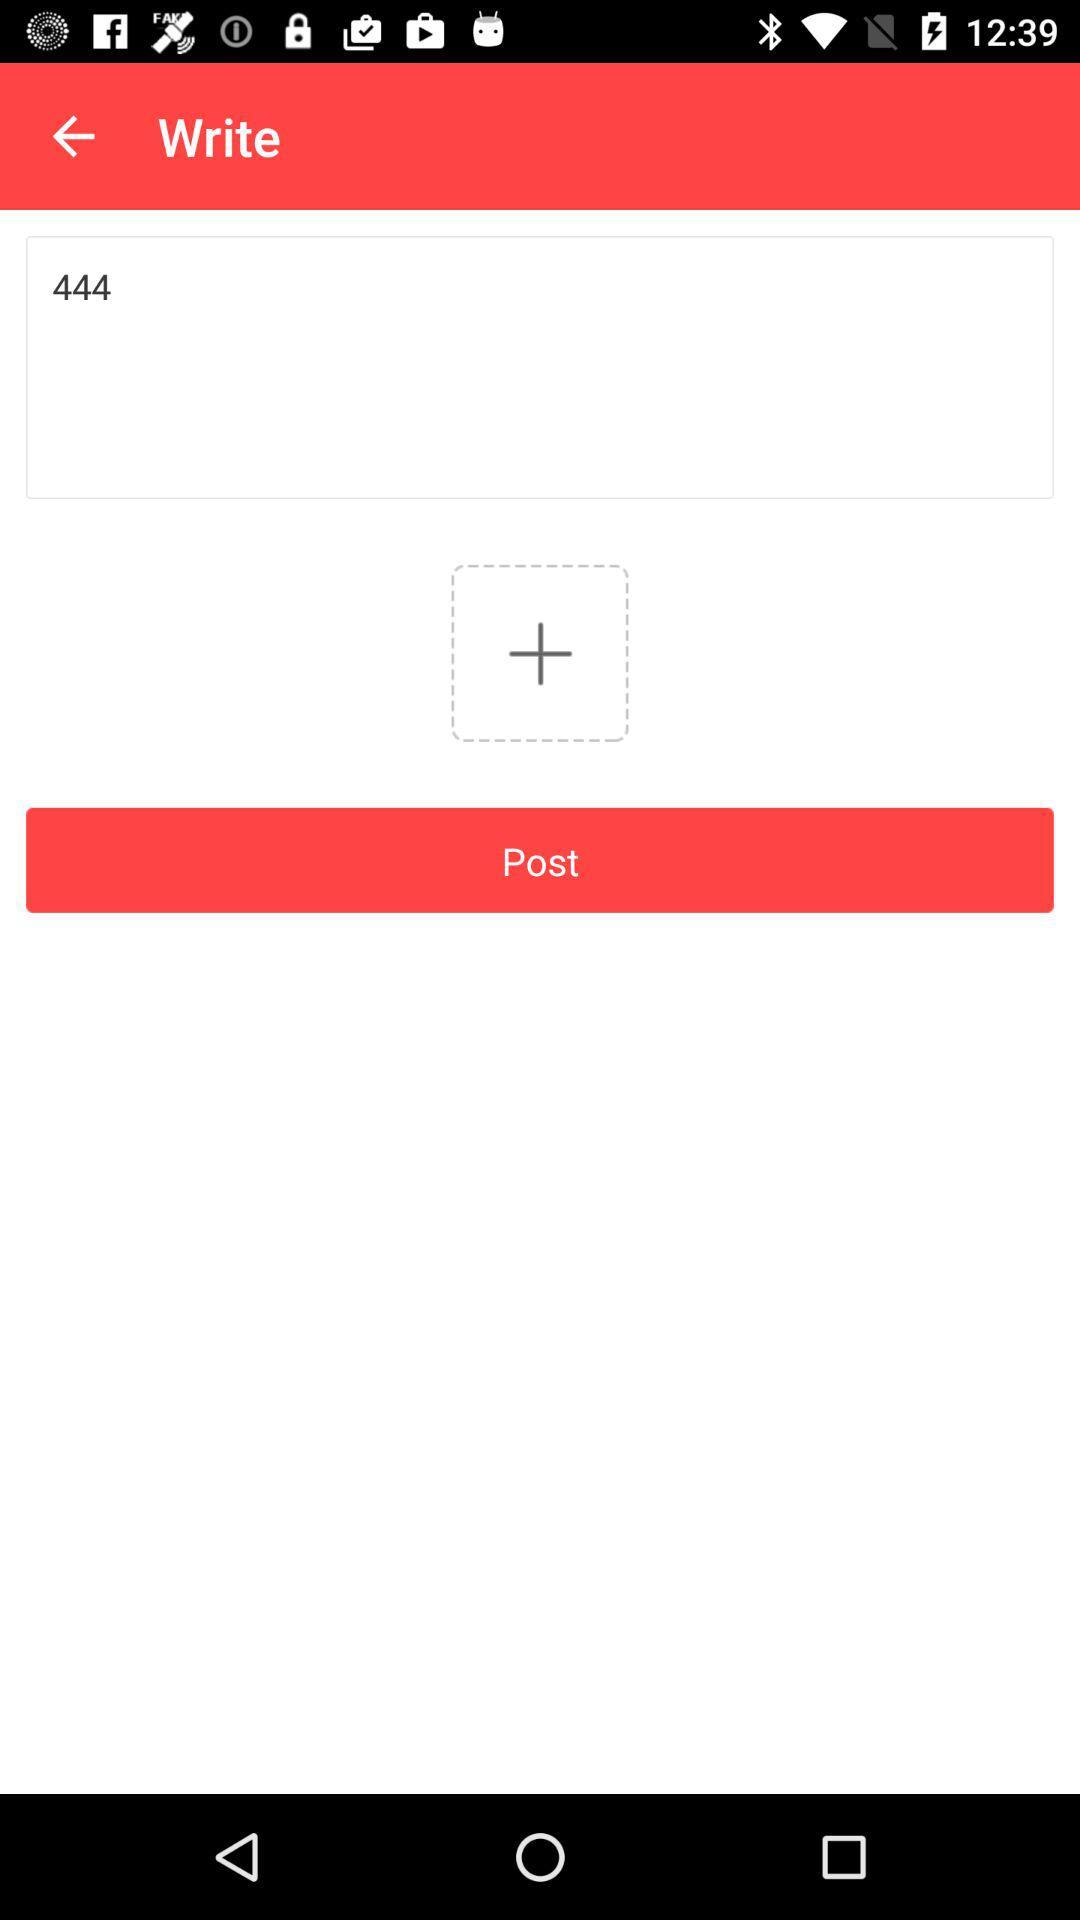  I want to click on item above the post icon, so click(540, 653).